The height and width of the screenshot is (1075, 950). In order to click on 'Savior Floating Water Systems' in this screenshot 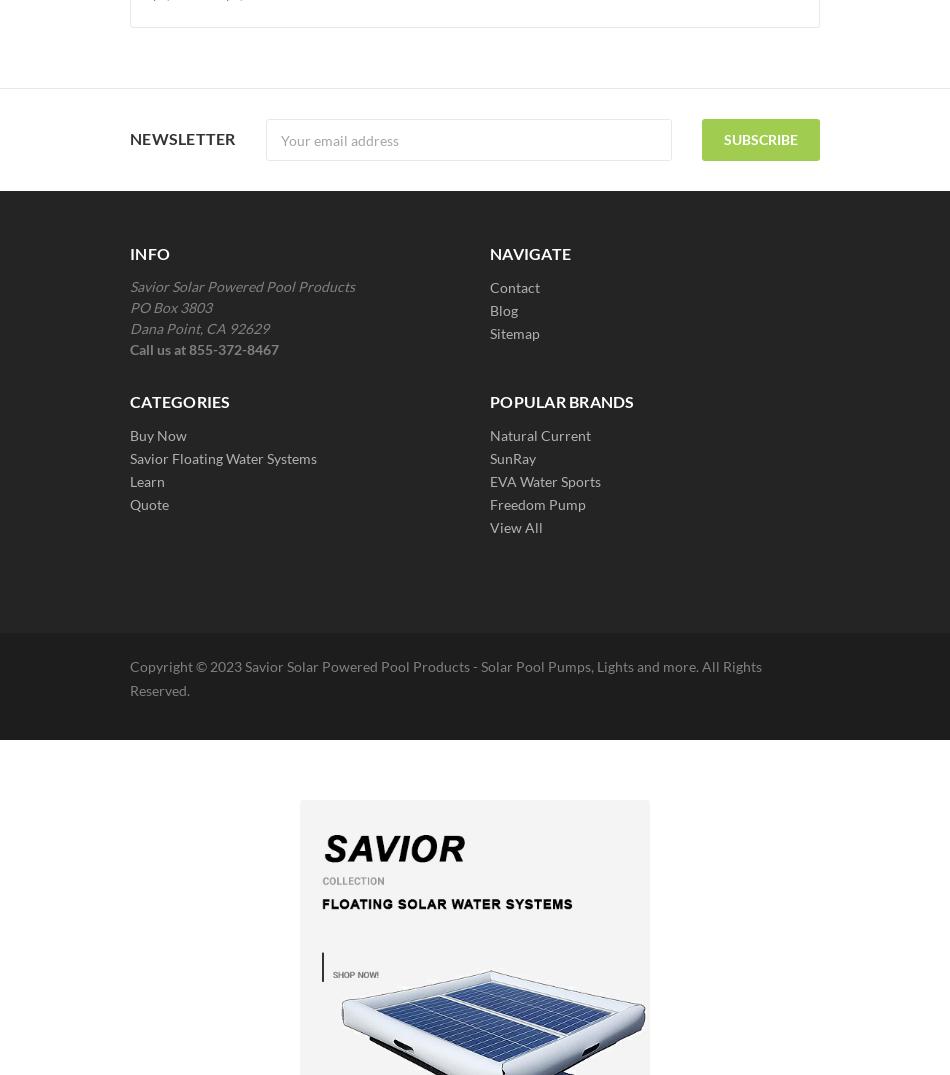, I will do `click(223, 458)`.